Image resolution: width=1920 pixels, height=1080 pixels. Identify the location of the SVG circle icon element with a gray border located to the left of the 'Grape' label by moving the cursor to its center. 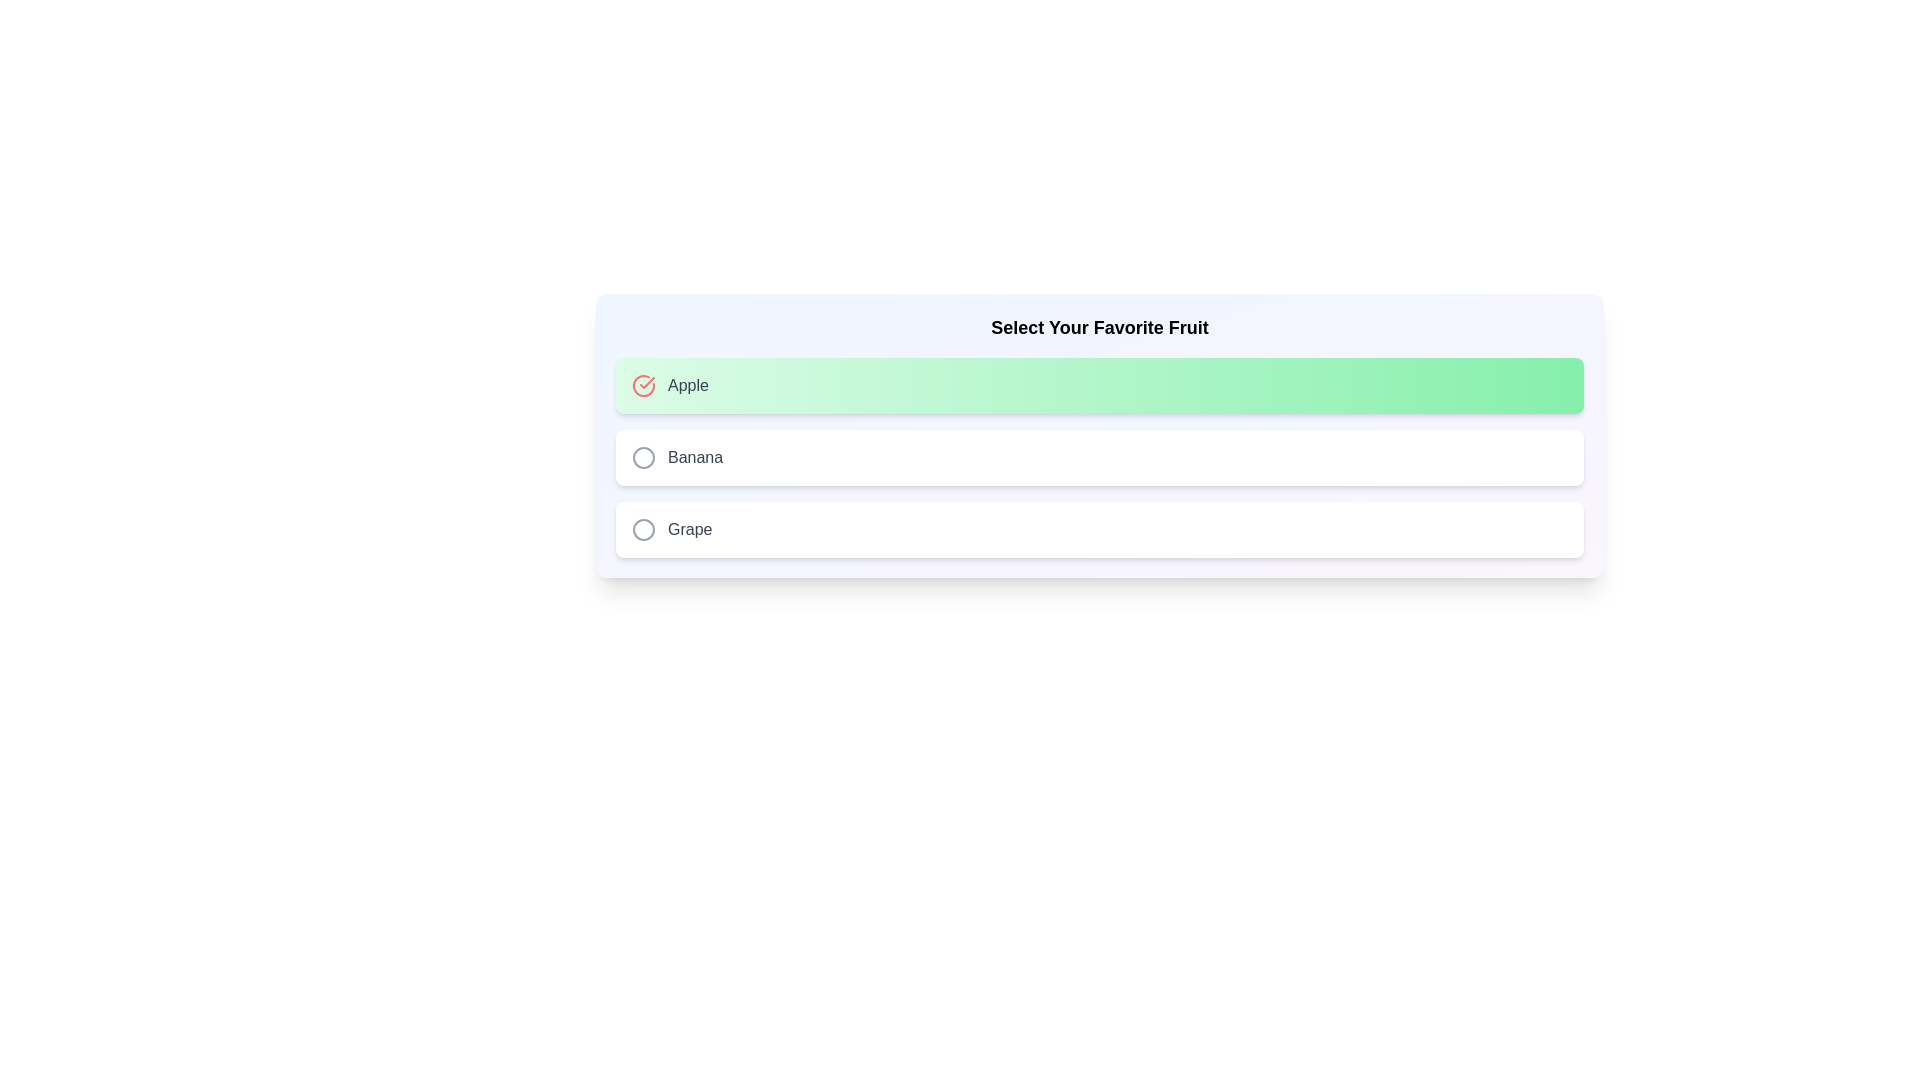
(643, 528).